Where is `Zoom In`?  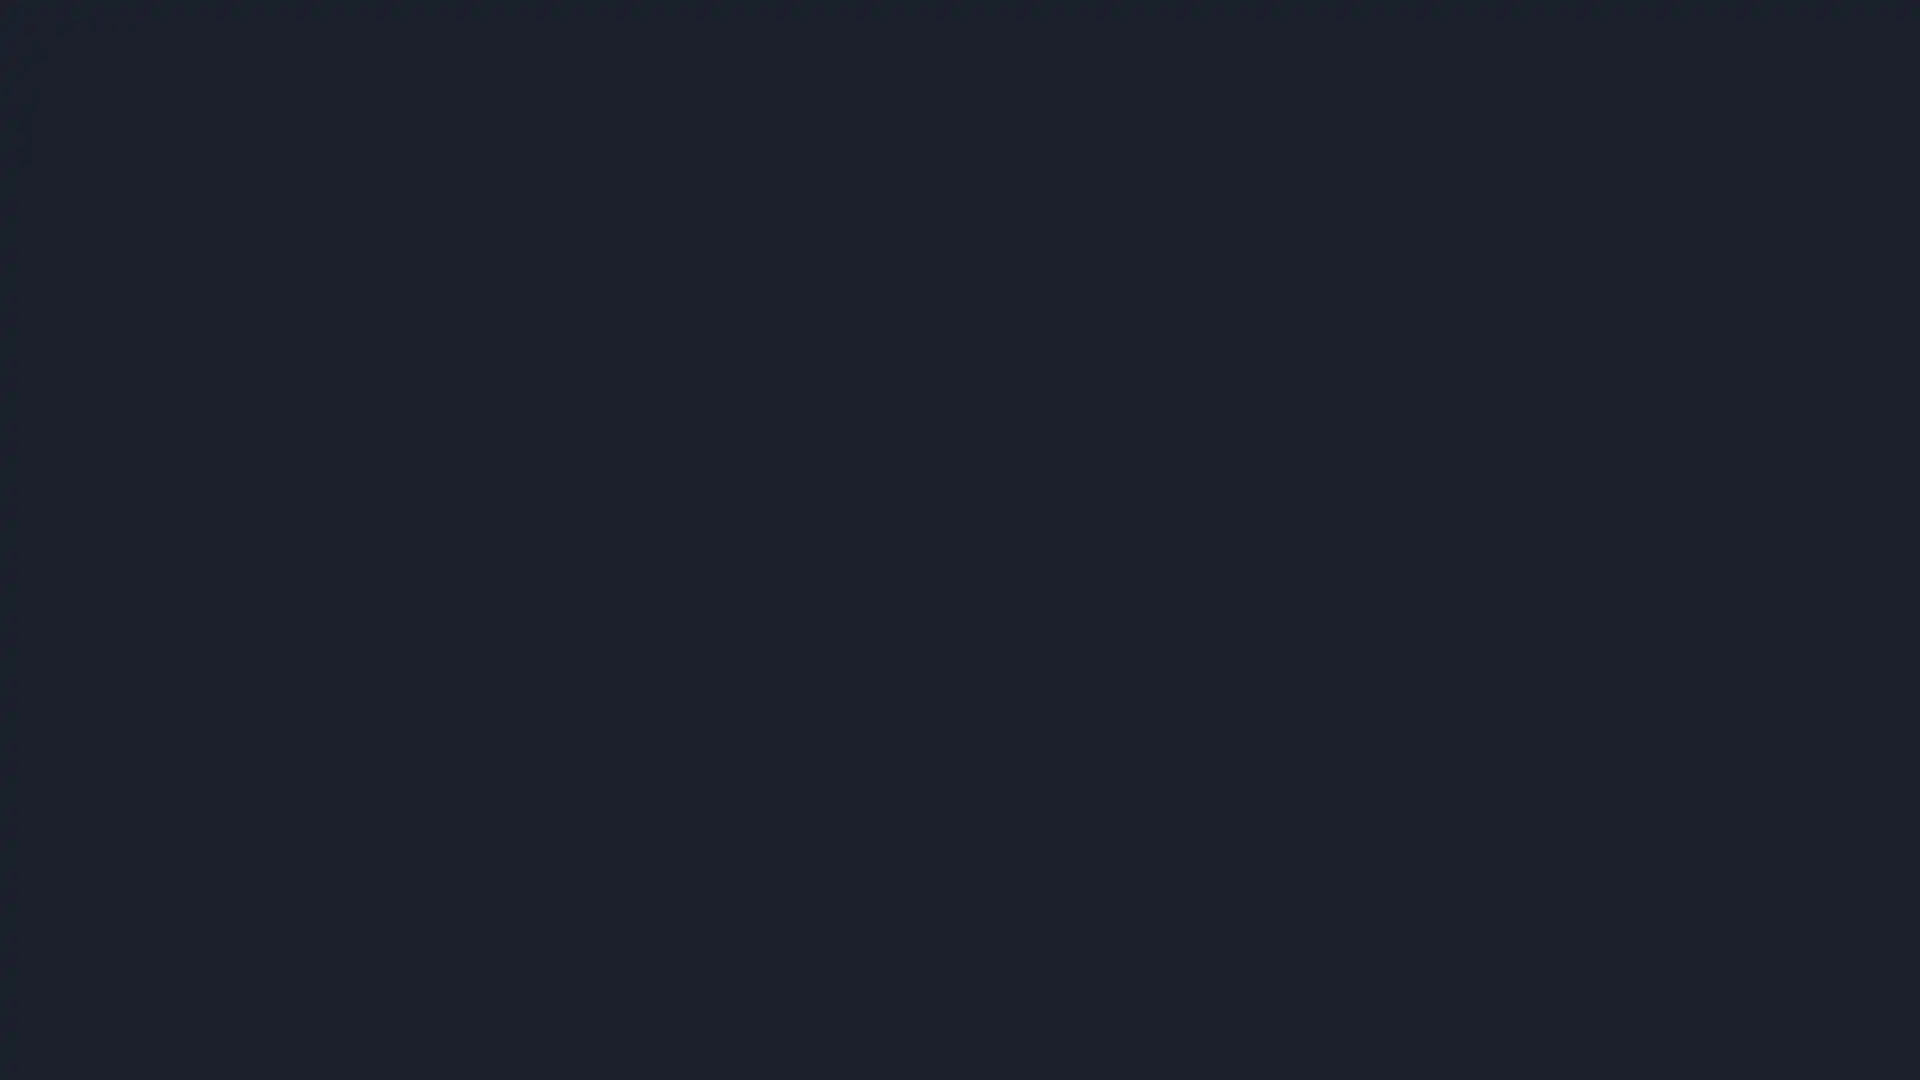
Zoom In is located at coordinates (1381, 69).